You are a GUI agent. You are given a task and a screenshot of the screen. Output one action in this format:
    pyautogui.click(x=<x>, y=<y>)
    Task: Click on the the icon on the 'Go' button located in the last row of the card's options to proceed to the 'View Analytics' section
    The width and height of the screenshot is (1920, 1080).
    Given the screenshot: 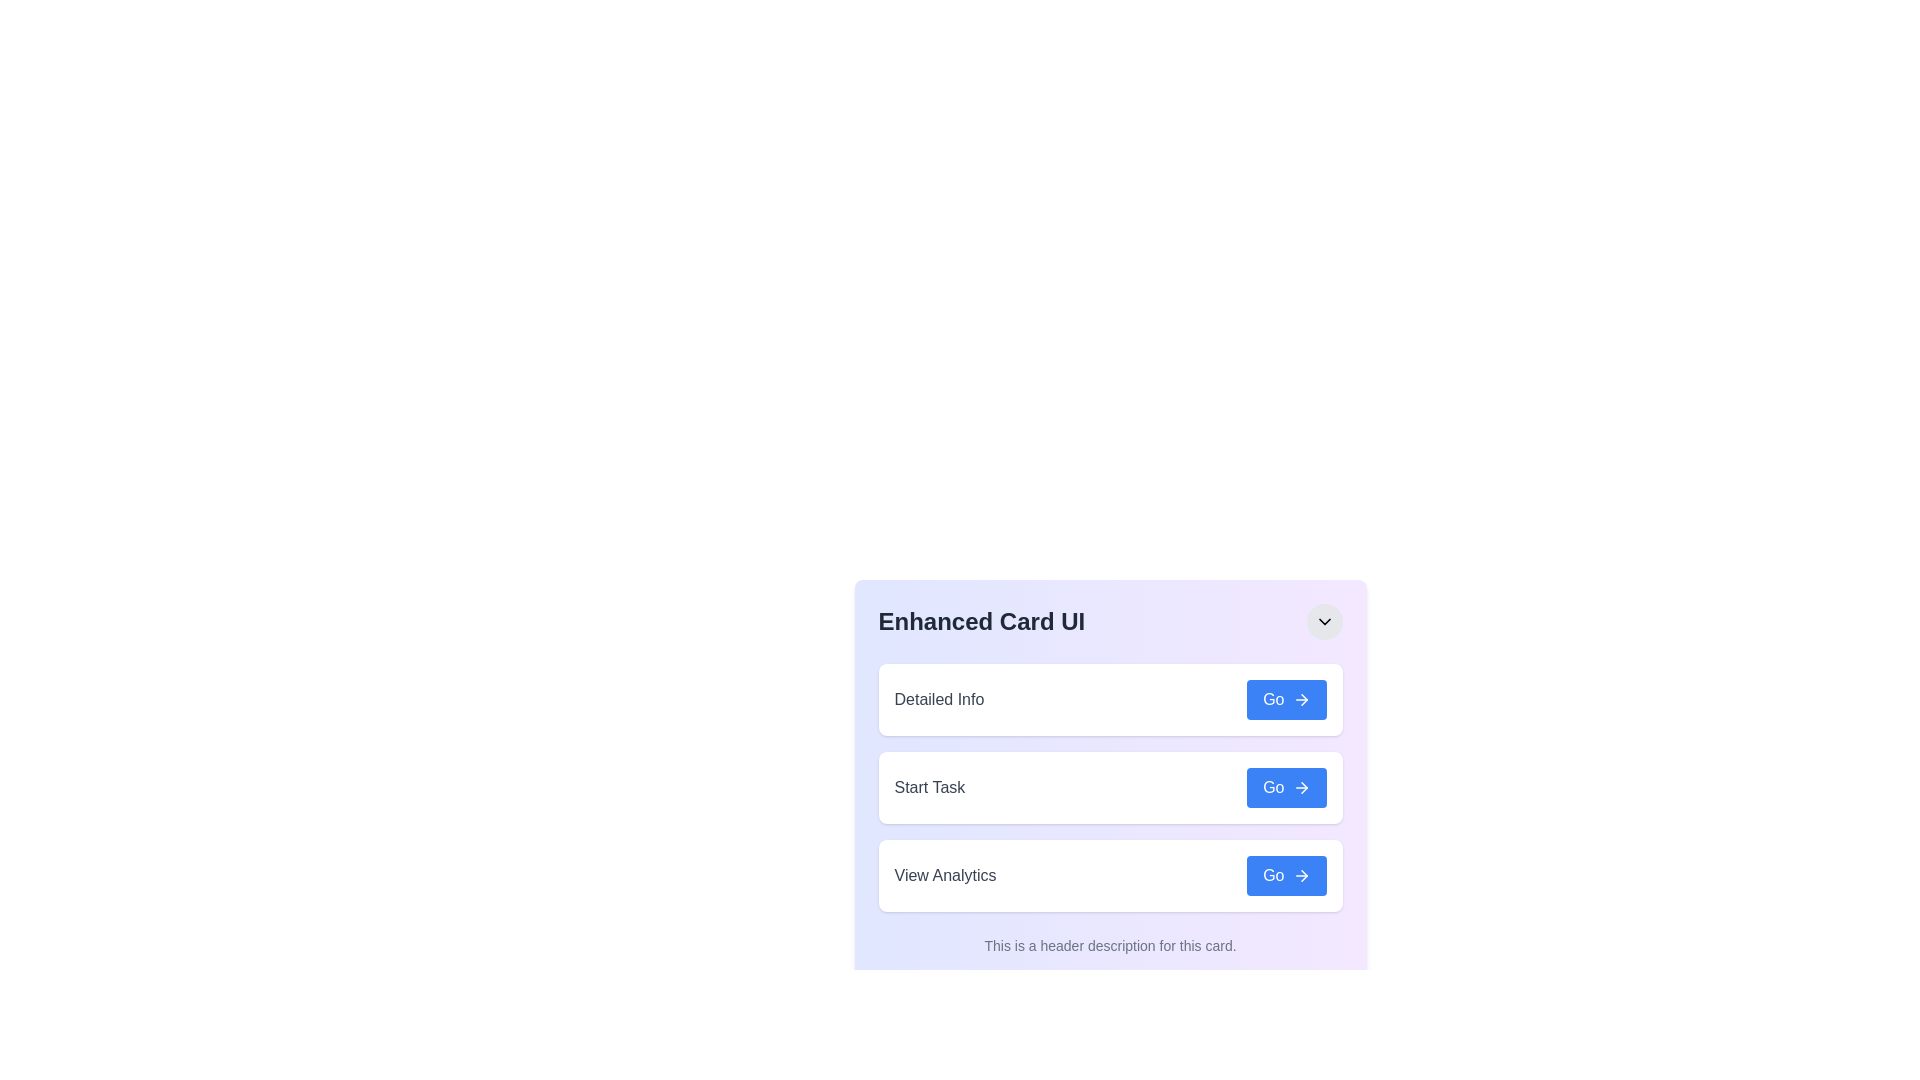 What is the action you would take?
    pyautogui.click(x=1301, y=874)
    